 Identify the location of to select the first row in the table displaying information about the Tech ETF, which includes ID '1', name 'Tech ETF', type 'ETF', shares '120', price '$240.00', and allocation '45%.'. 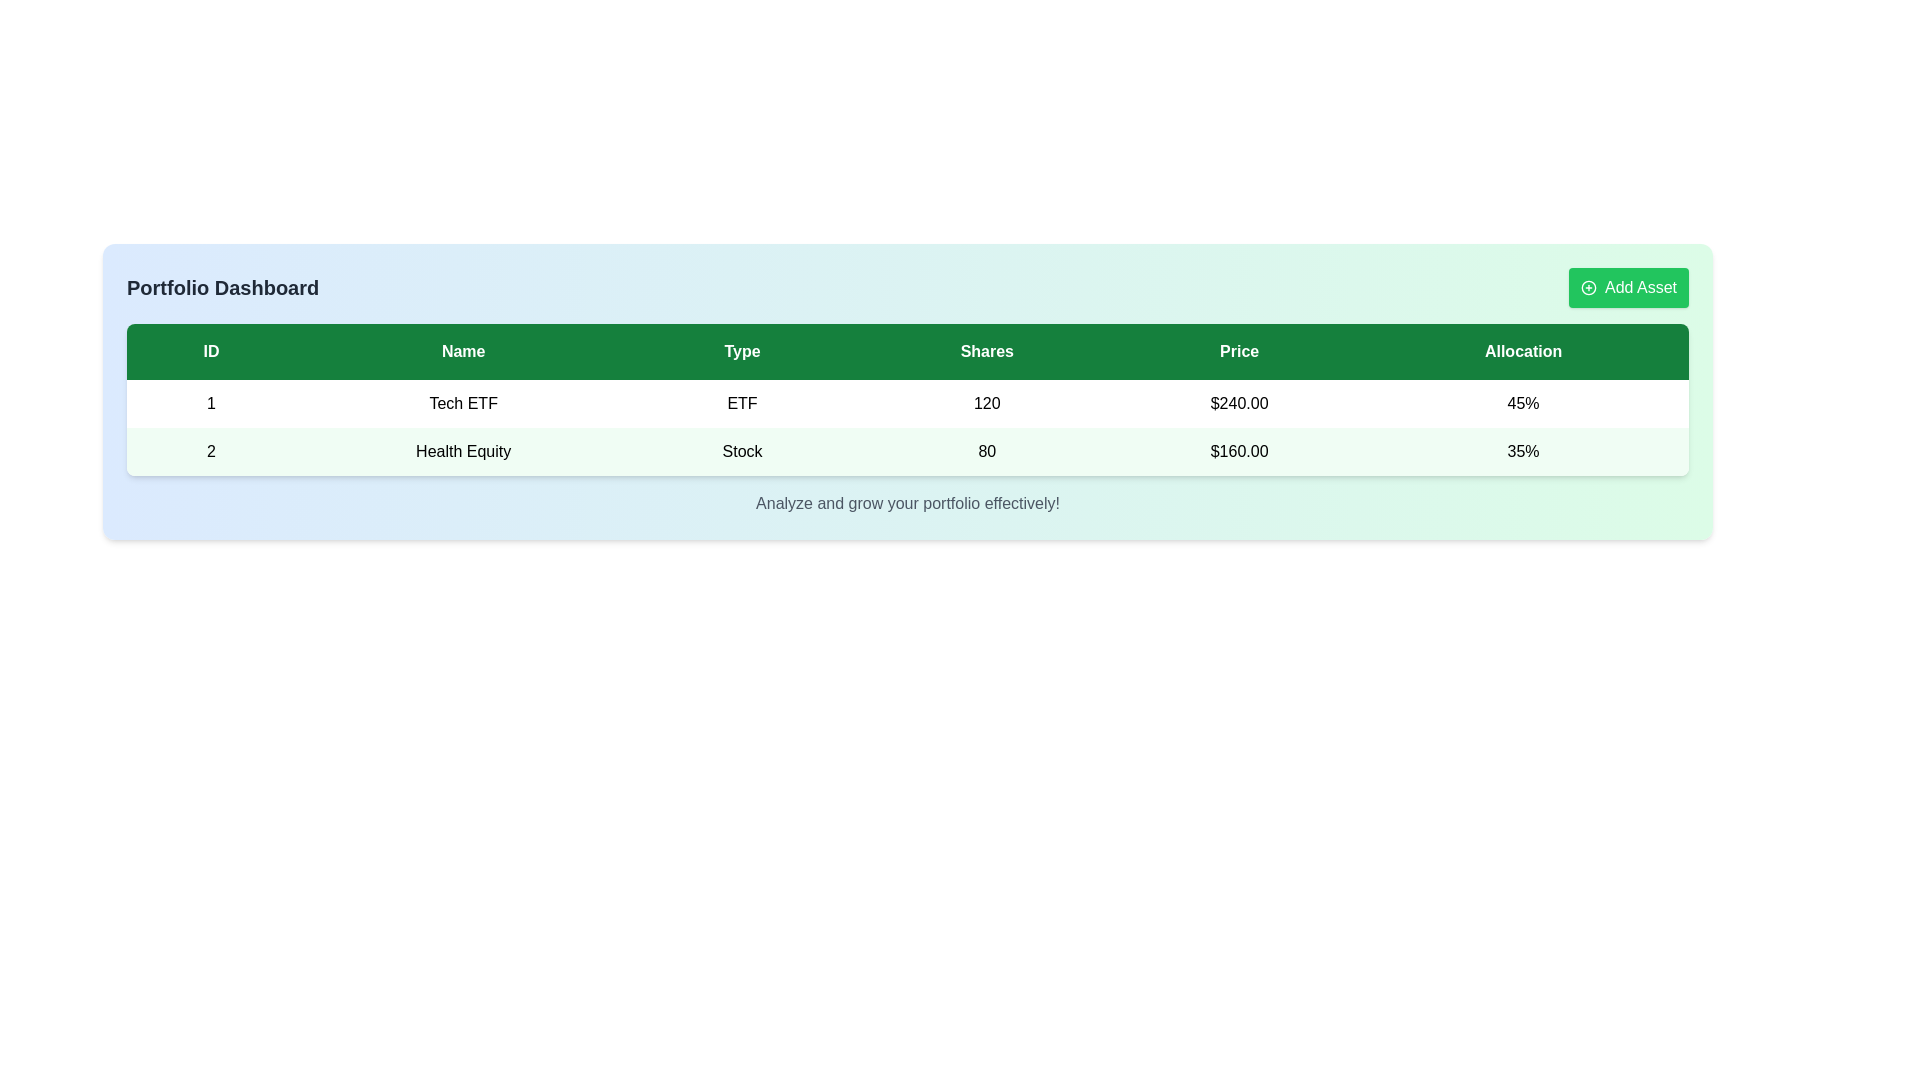
(906, 404).